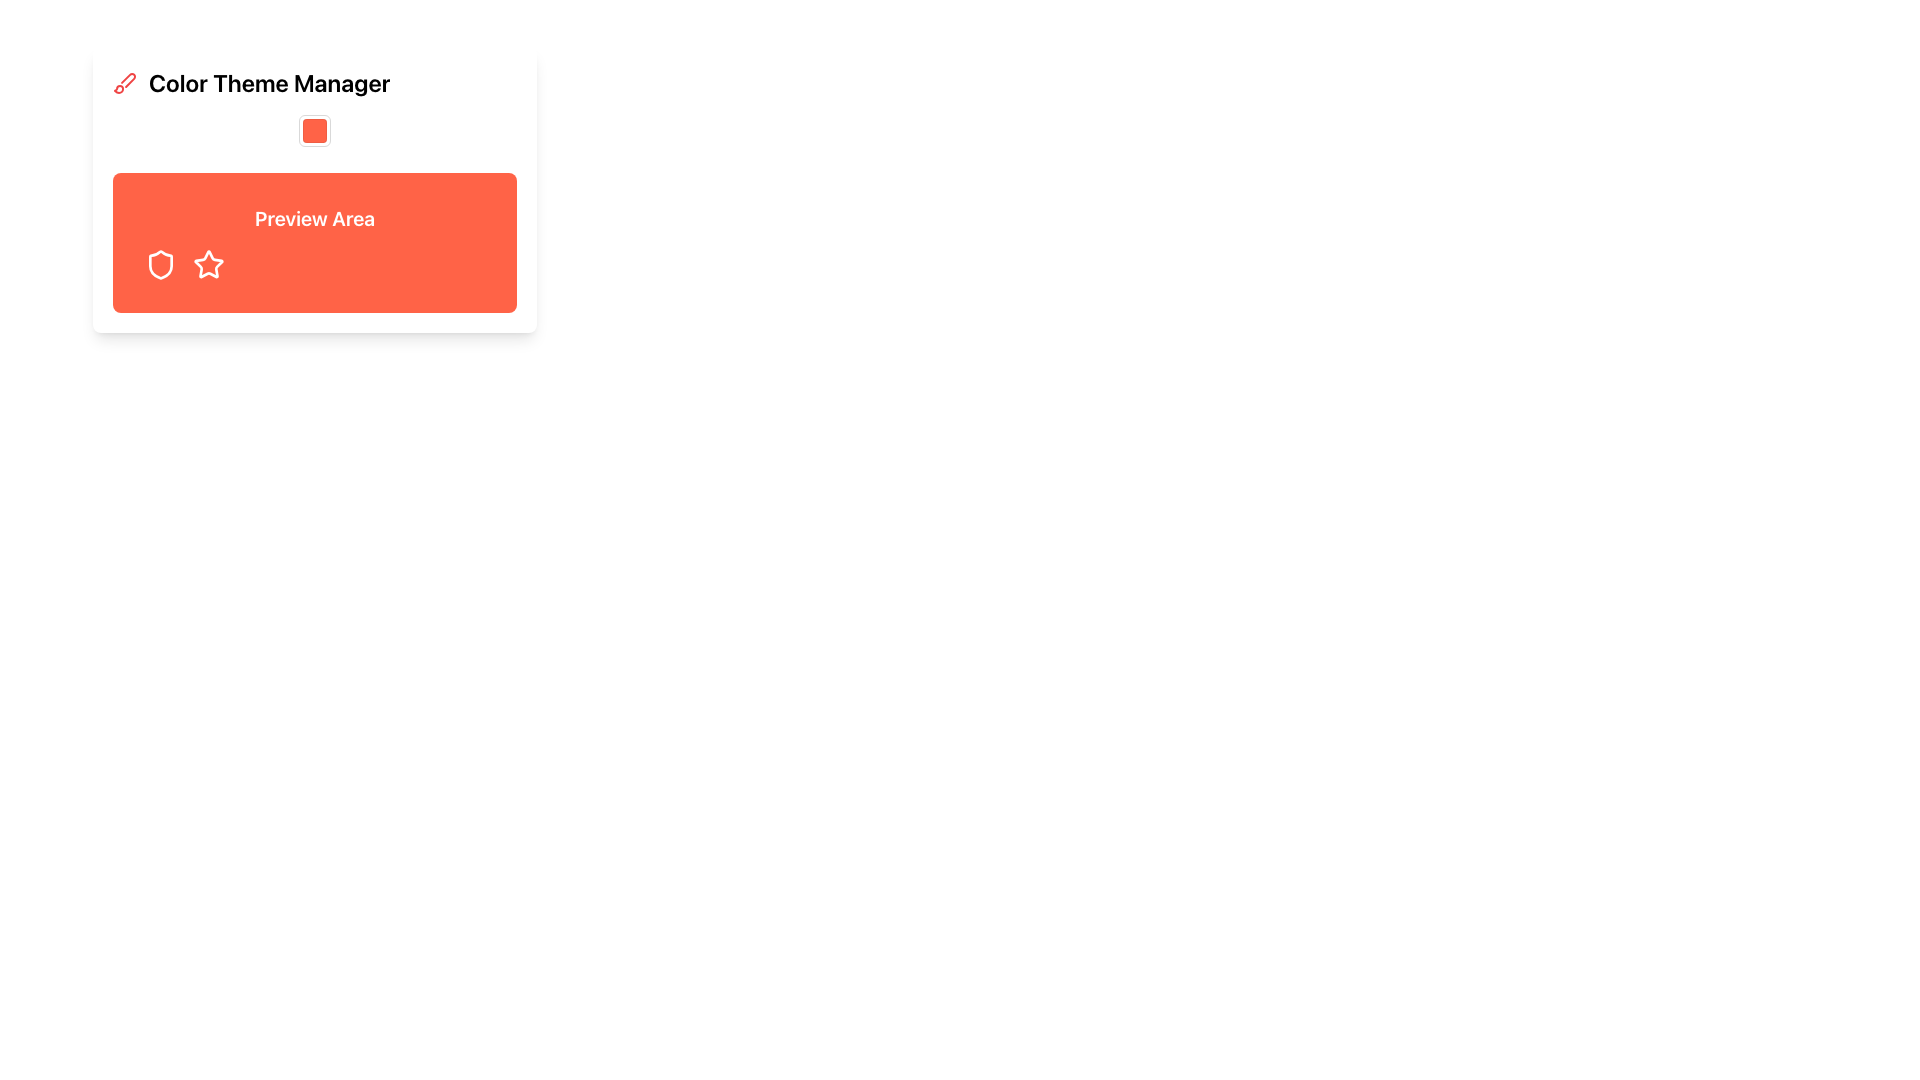 The height and width of the screenshot is (1080, 1920). Describe the element at coordinates (314, 242) in the screenshot. I see `the Card-like preview panel within the 'Color Theme Manager', which provides visual feedback on the selected color theme` at that location.